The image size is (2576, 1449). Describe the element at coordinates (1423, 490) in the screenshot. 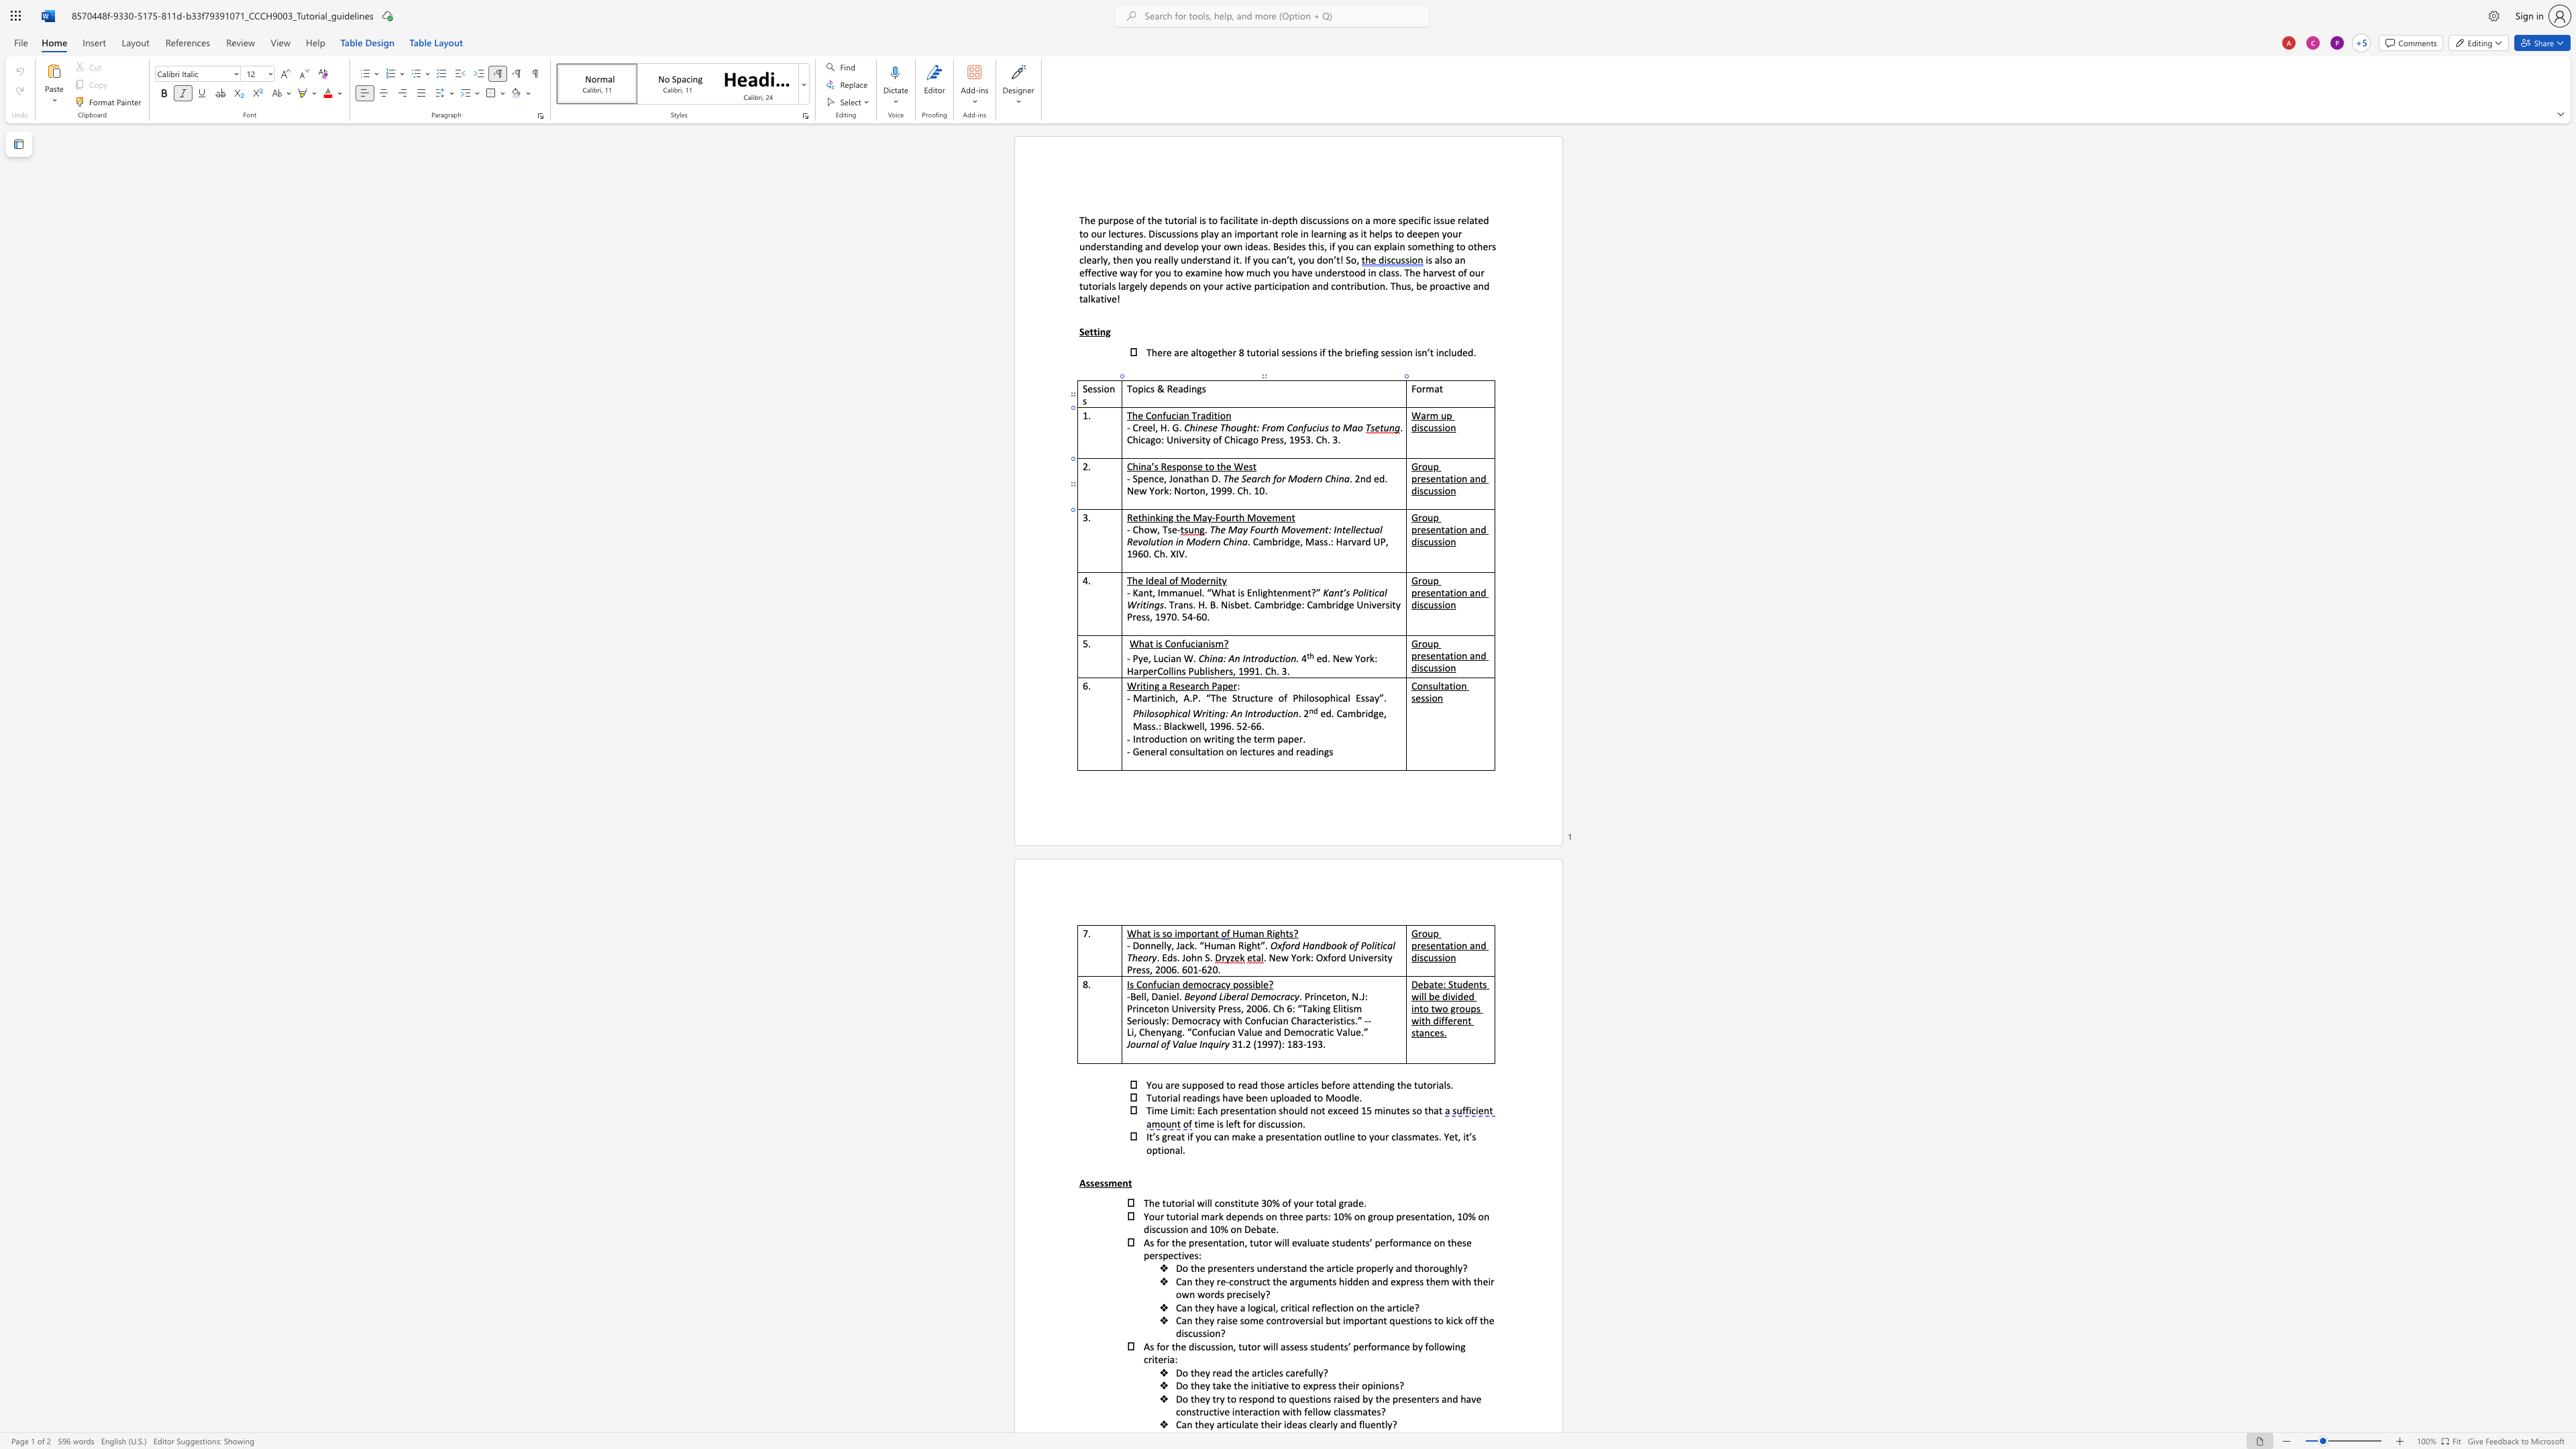

I see `the space between the continuous character "s" and "c" in the text` at that location.